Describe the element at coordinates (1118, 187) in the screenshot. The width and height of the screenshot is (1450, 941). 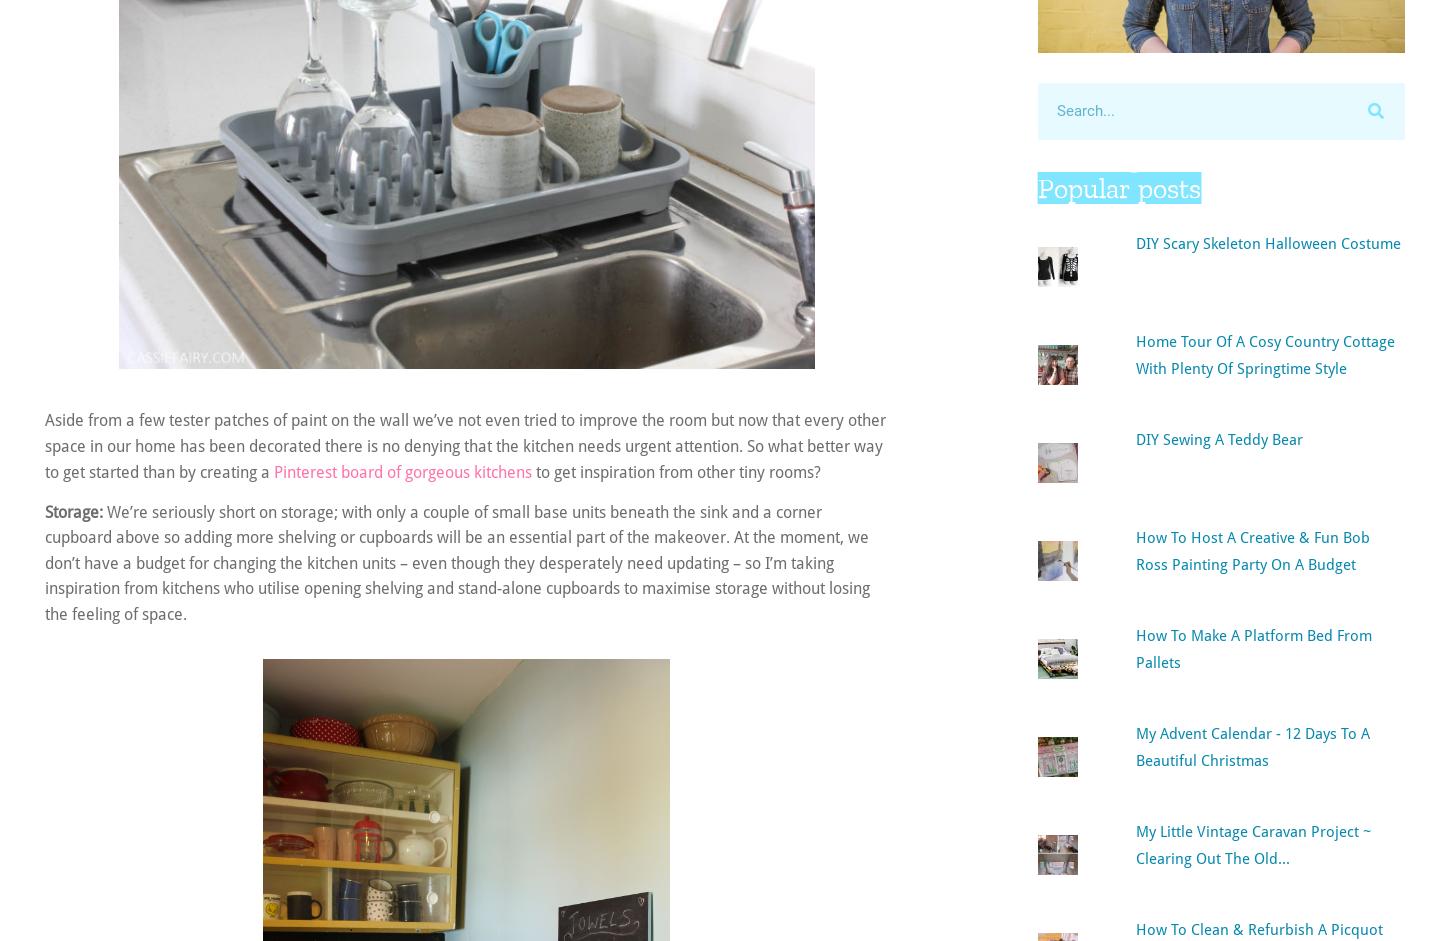
I see `'Popular posts'` at that location.